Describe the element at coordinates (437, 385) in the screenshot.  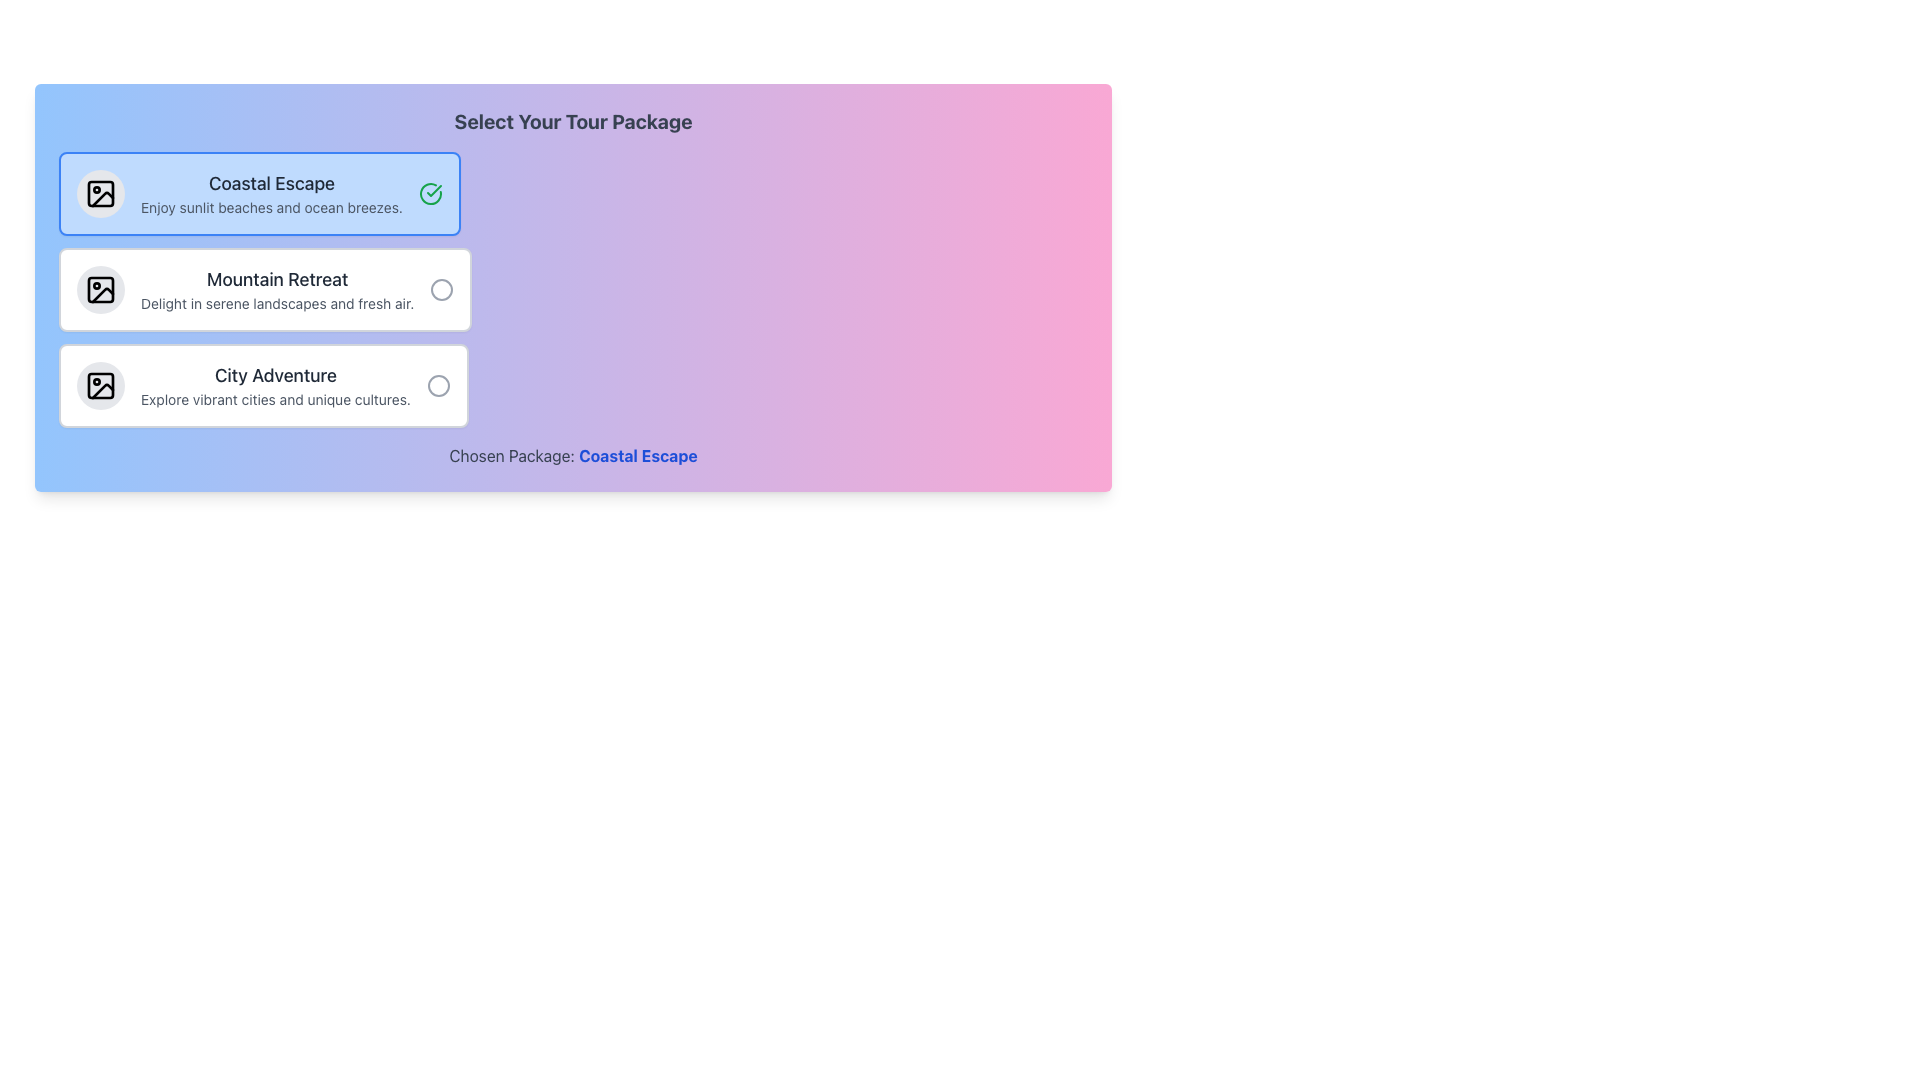
I see `the circular radio button with a gray border located to the far right within the 'City Adventure' card` at that location.